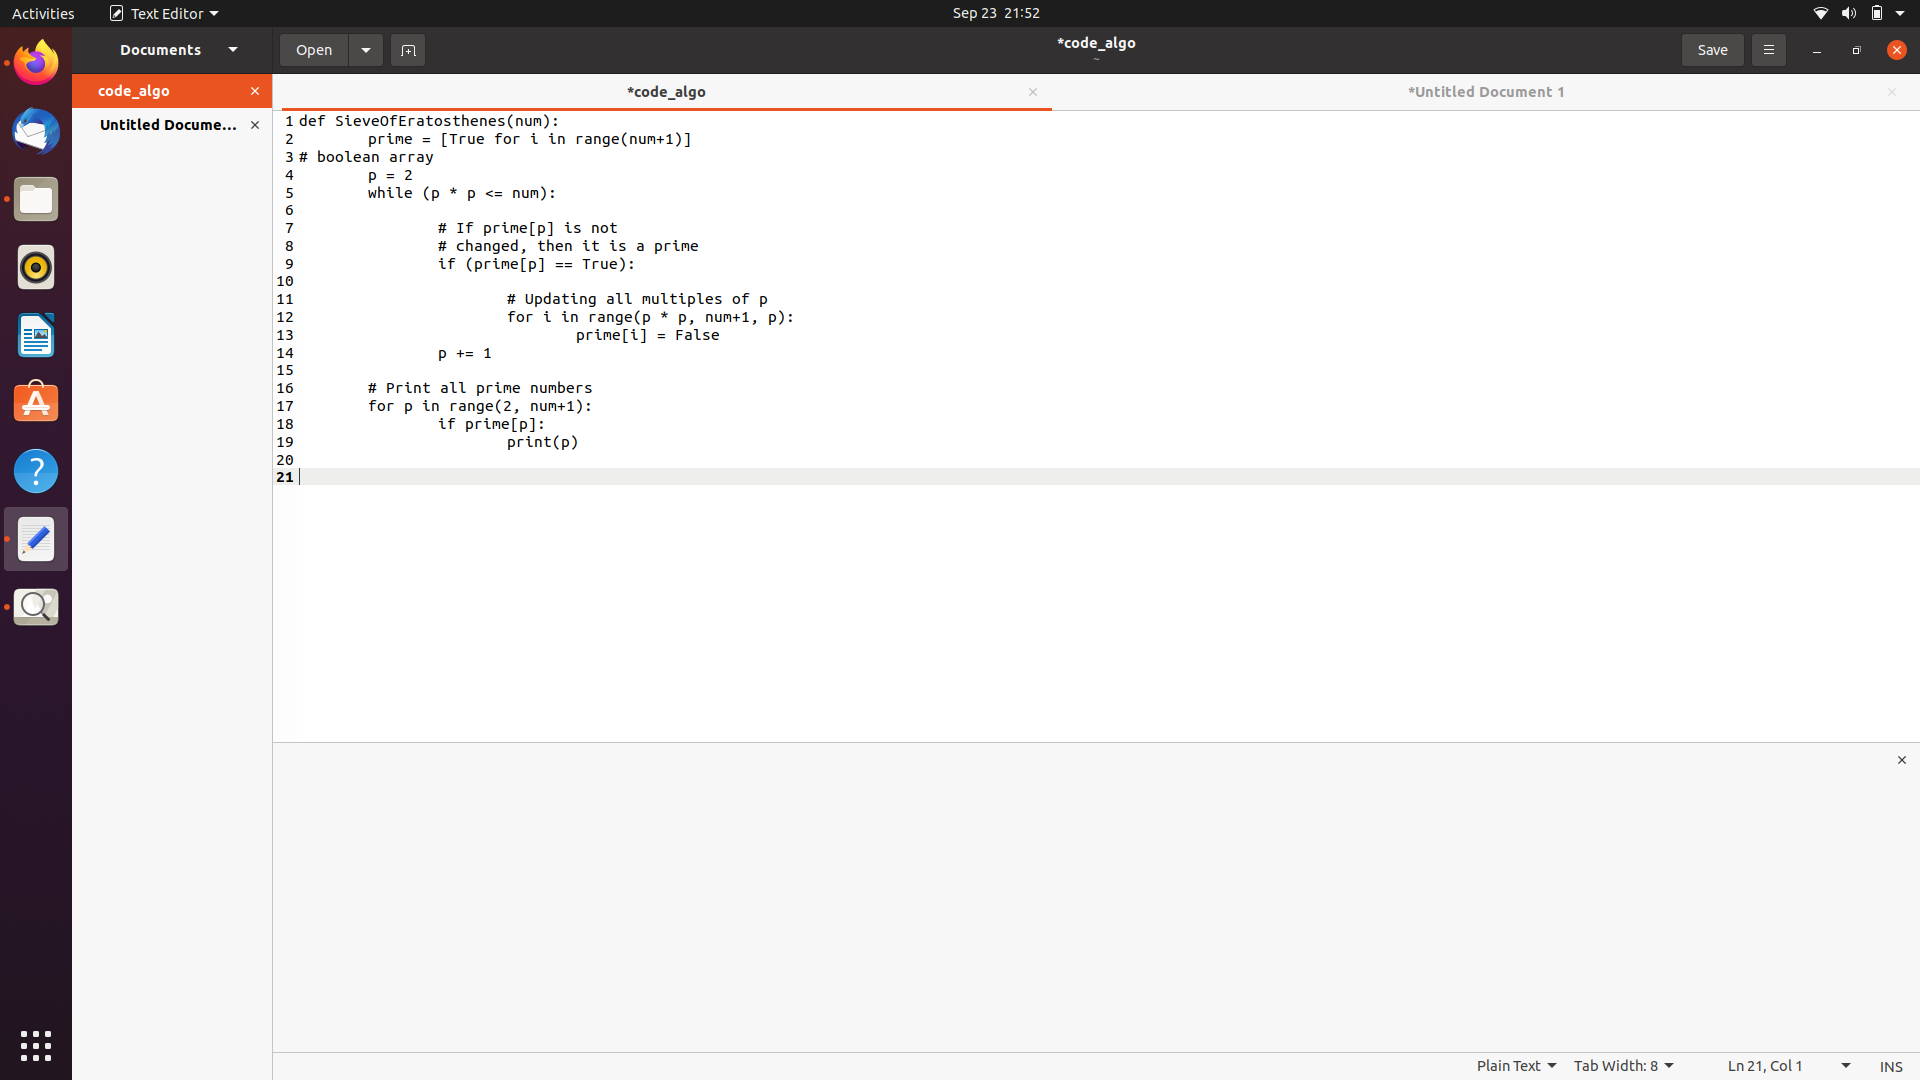 This screenshot has height=1080, width=1920. Describe the element at coordinates (1711, 47) in the screenshot. I see `the save option` at that location.